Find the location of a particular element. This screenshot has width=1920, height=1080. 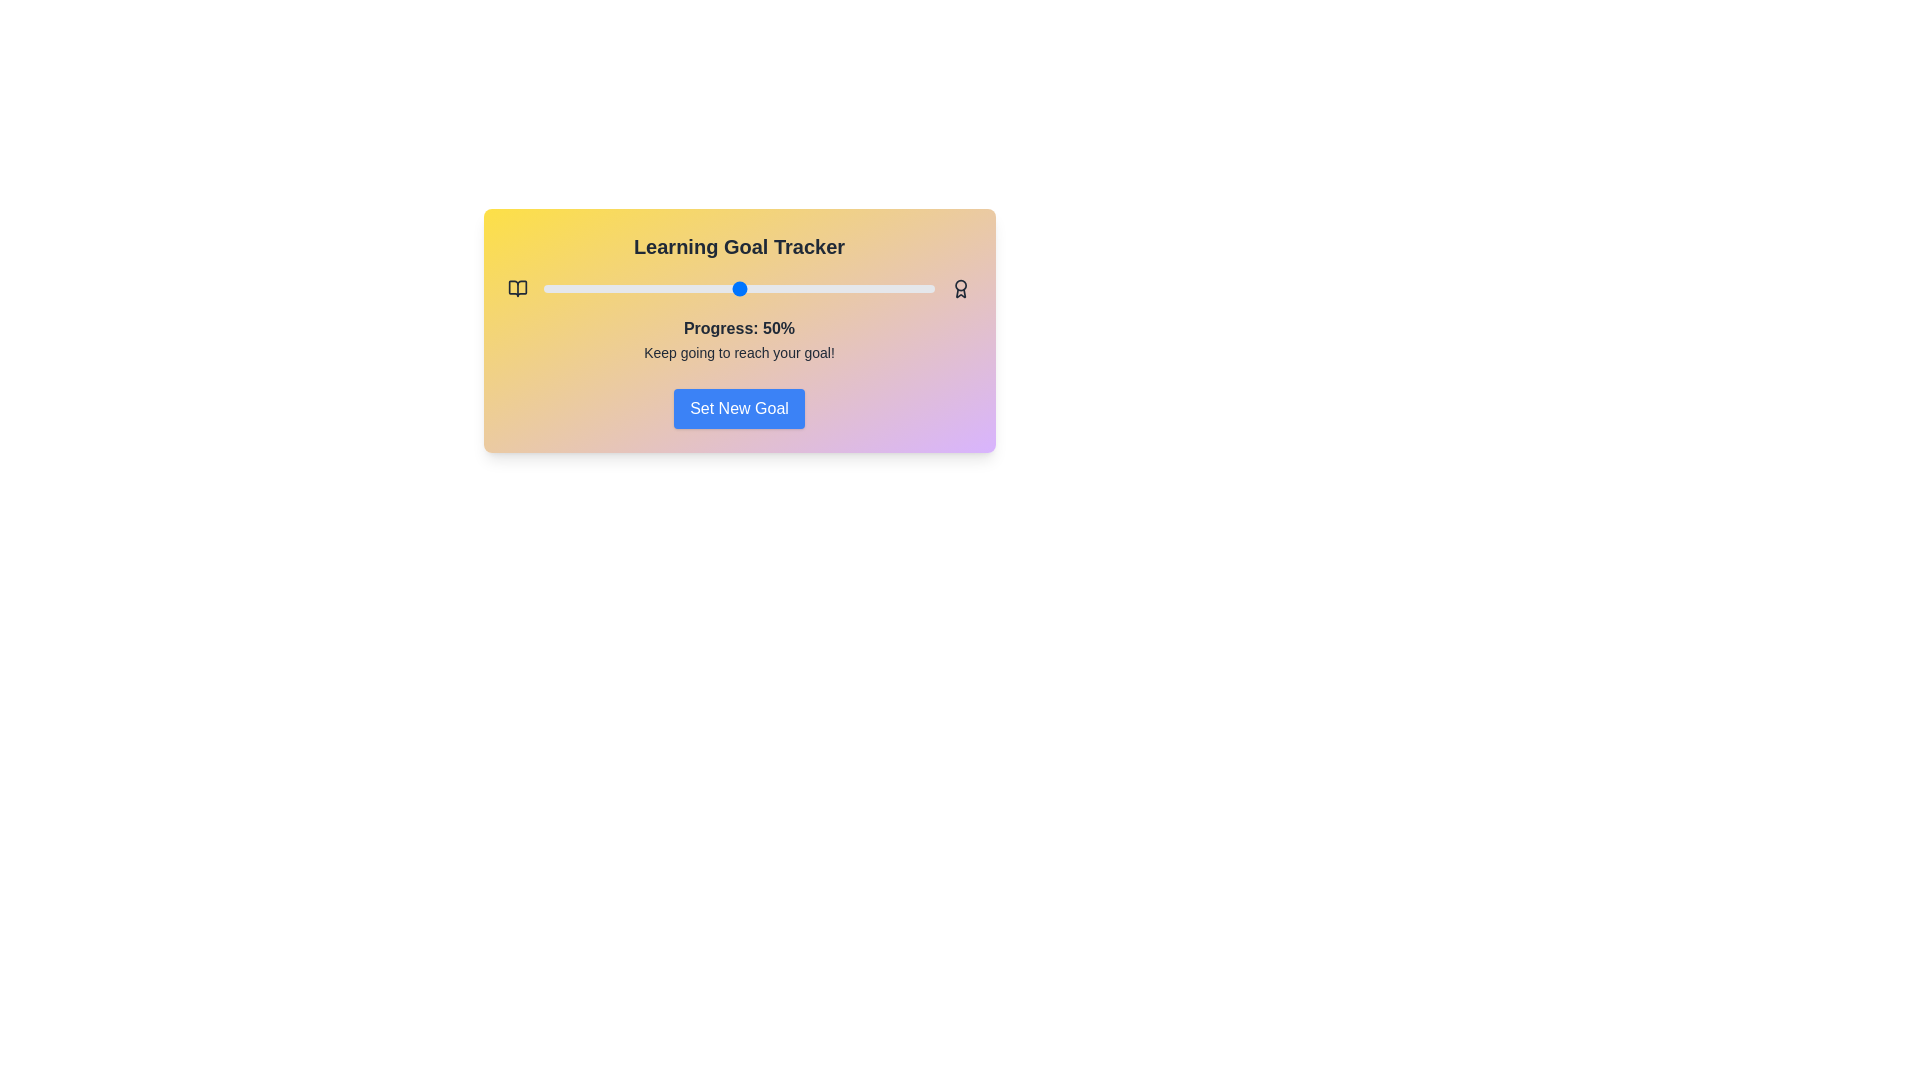

the progress slider to 84% is located at coordinates (872, 289).